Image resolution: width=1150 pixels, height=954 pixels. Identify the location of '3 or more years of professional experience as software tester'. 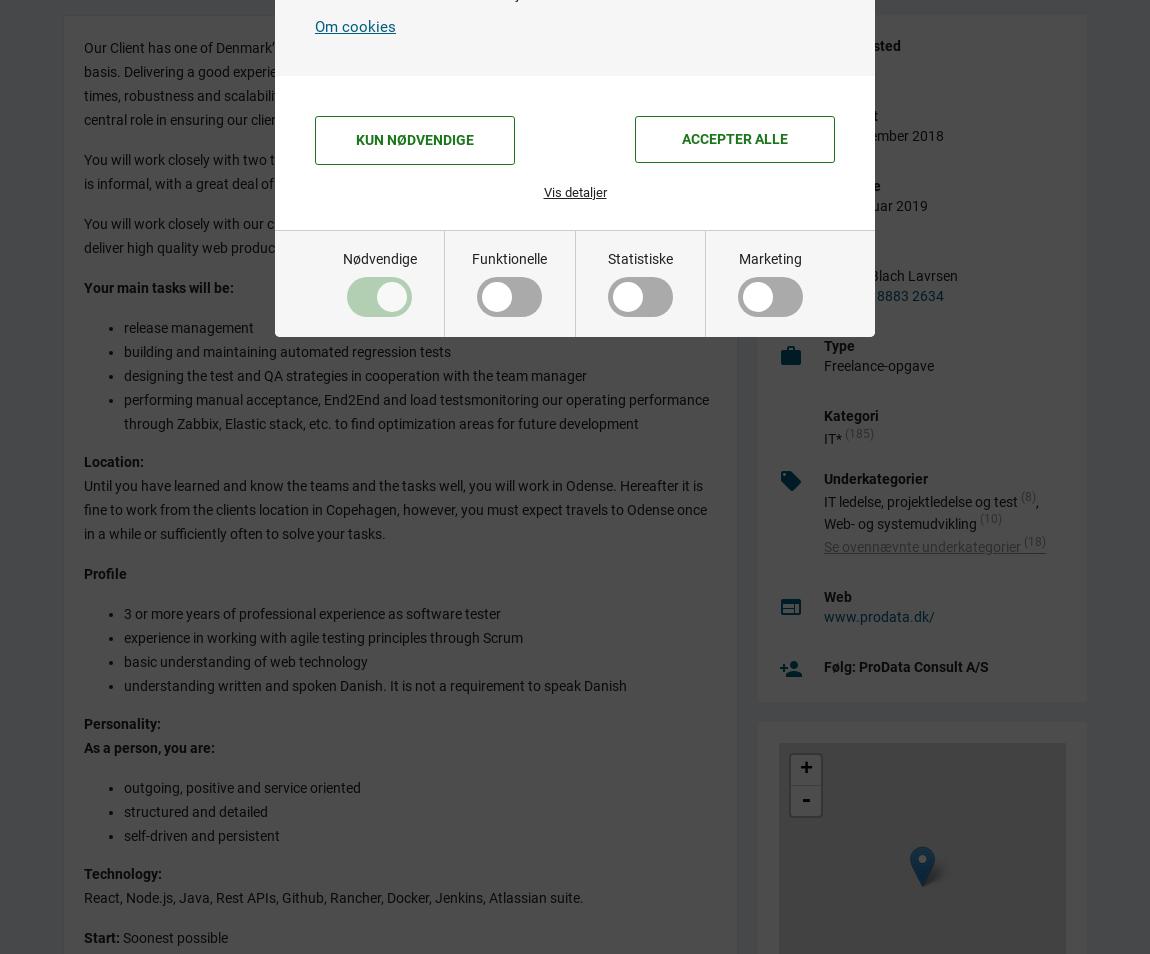
(312, 612).